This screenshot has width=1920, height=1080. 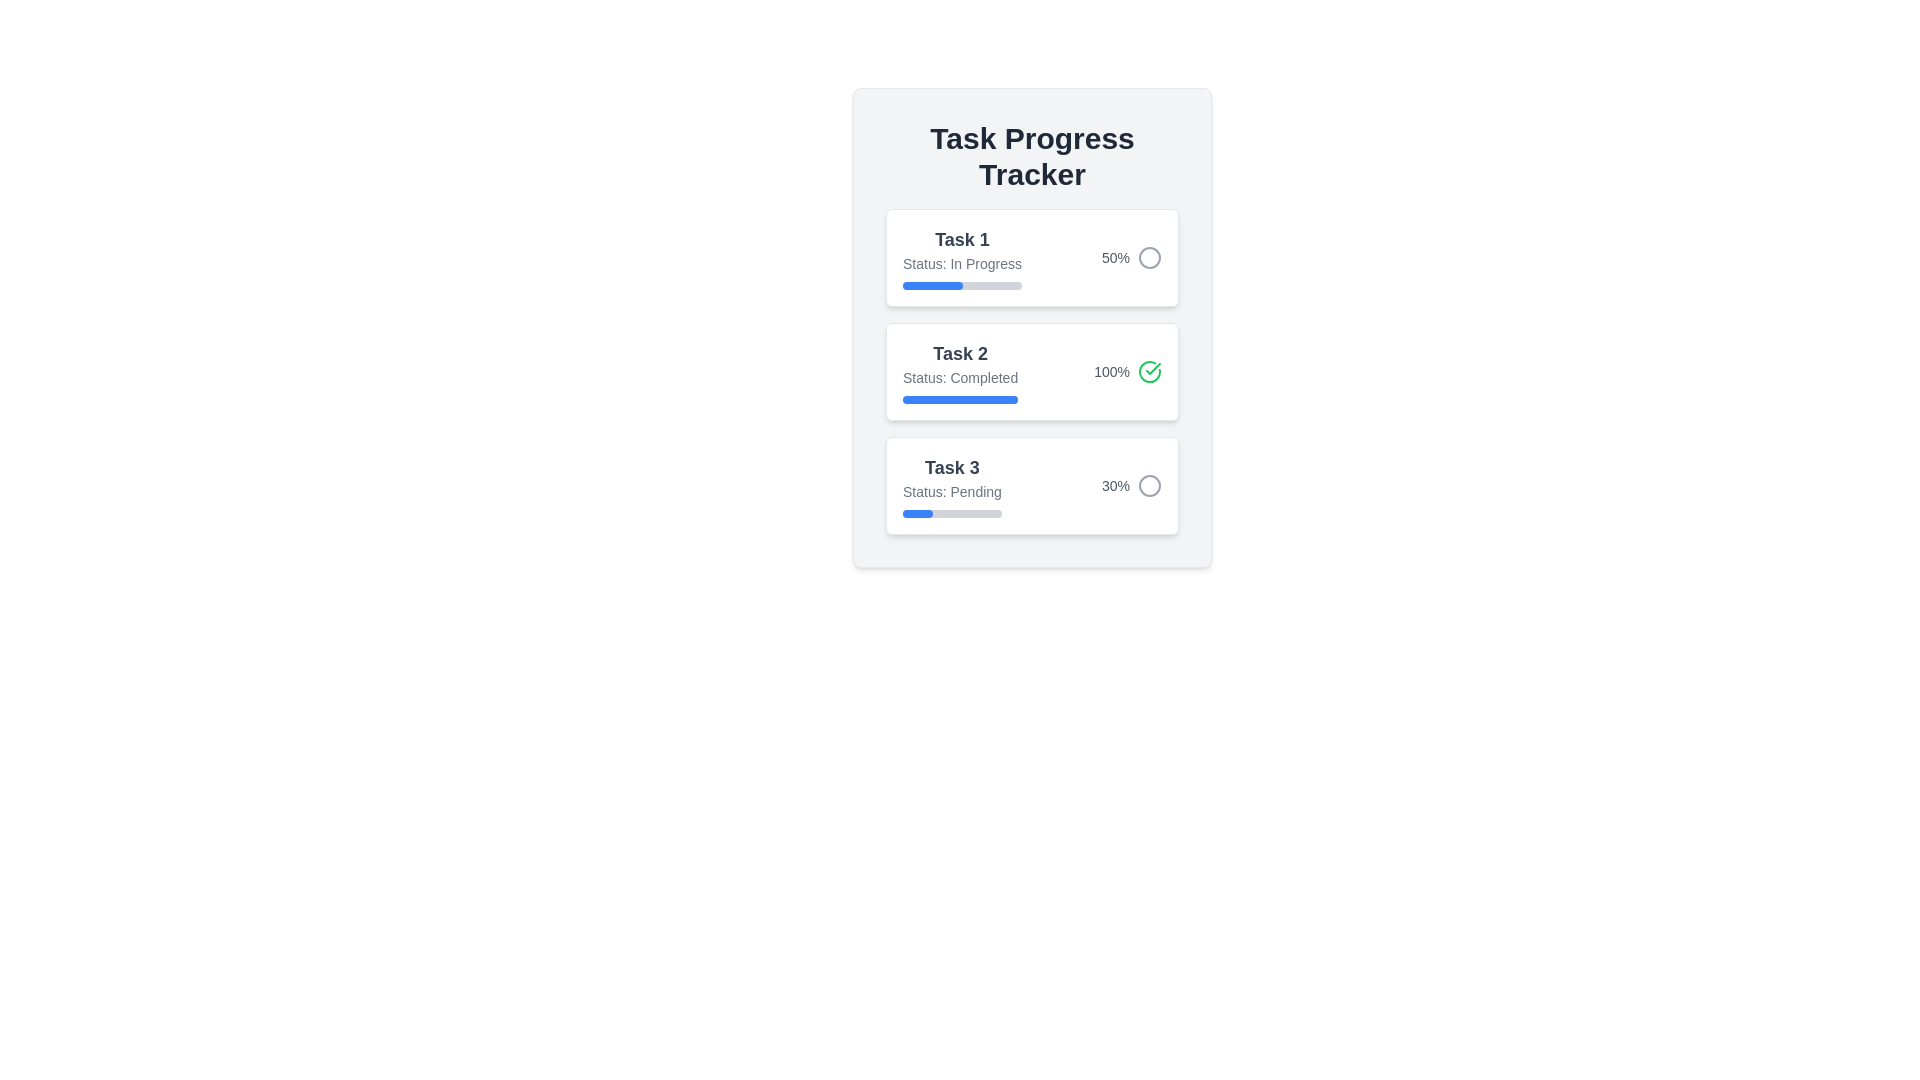 What do you see at coordinates (1128, 371) in the screenshot?
I see `the completion status label with a checkmark icon for 'Task 2', indicating it is 100% complete, located in the top-right corner of the task card` at bounding box center [1128, 371].